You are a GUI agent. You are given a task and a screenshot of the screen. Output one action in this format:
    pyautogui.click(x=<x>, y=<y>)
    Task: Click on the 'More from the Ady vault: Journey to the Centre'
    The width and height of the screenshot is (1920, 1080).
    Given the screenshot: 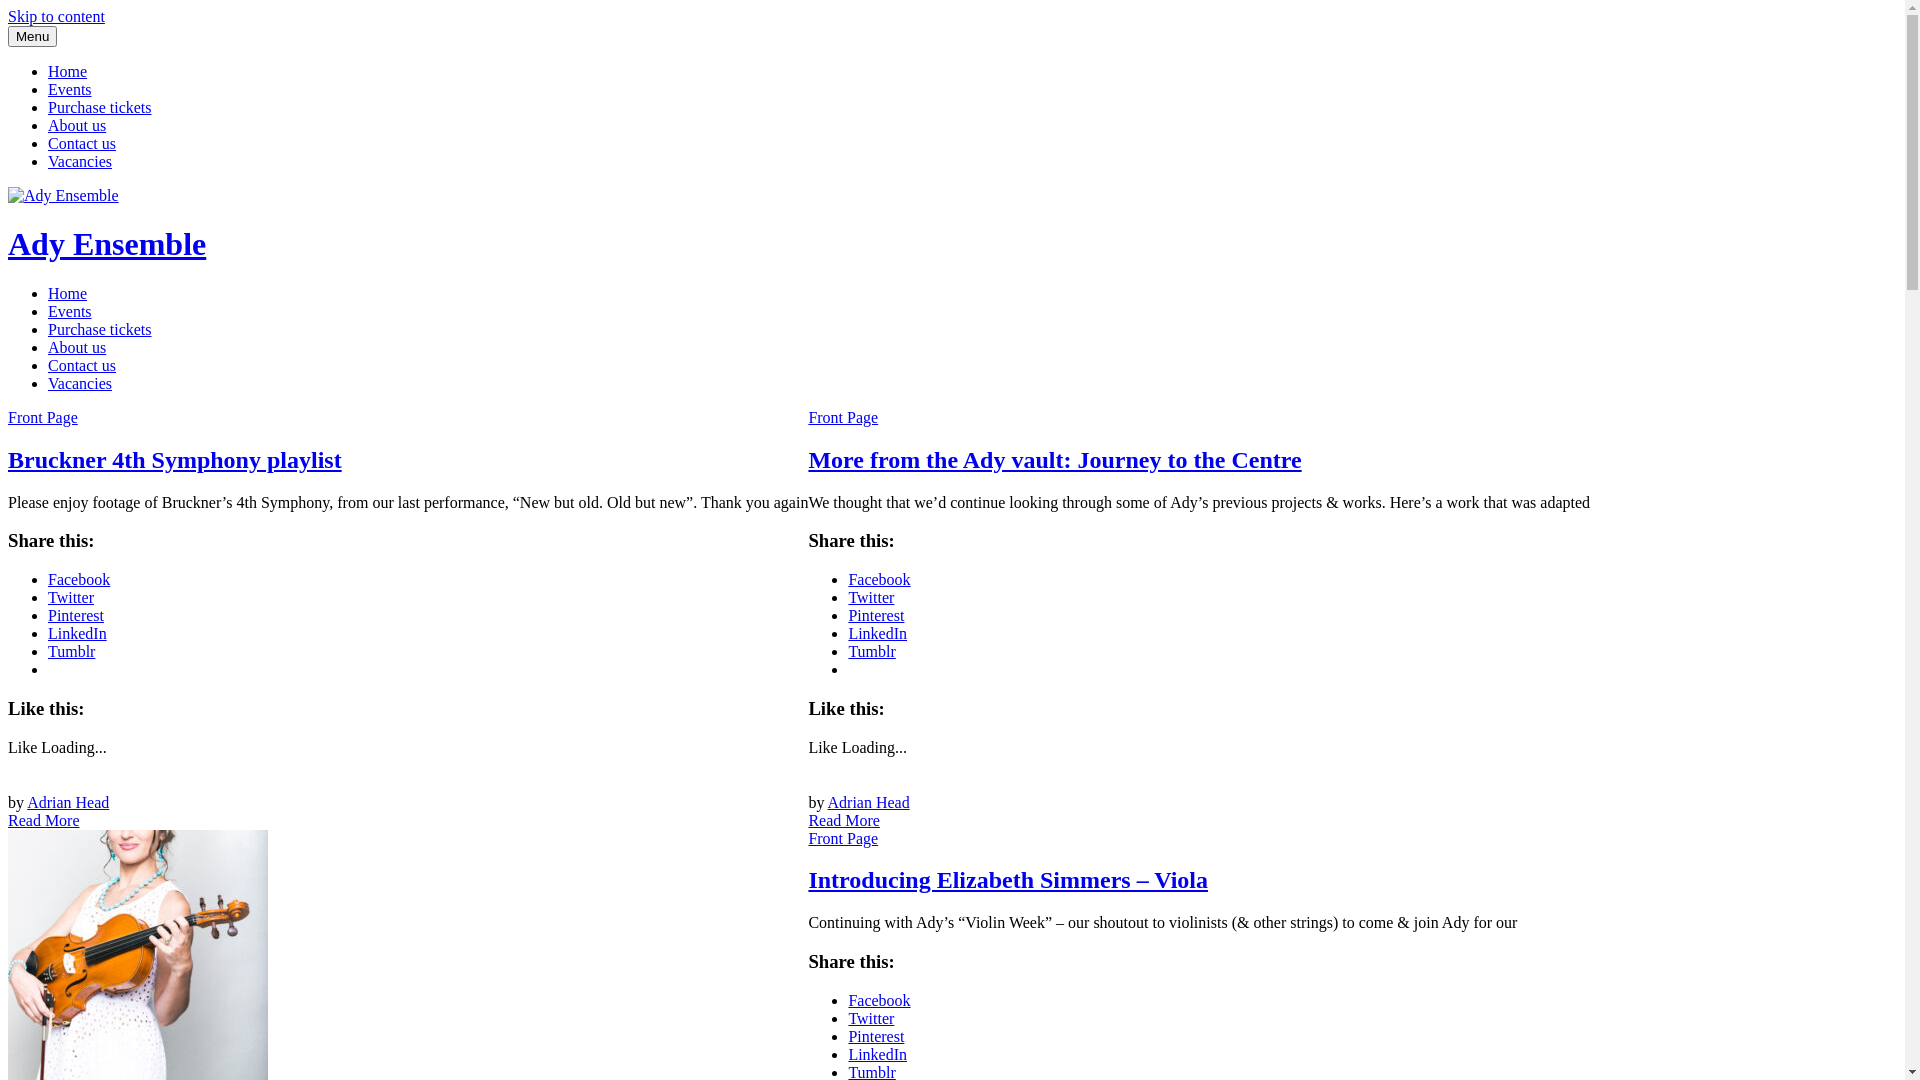 What is the action you would take?
    pyautogui.click(x=1053, y=459)
    